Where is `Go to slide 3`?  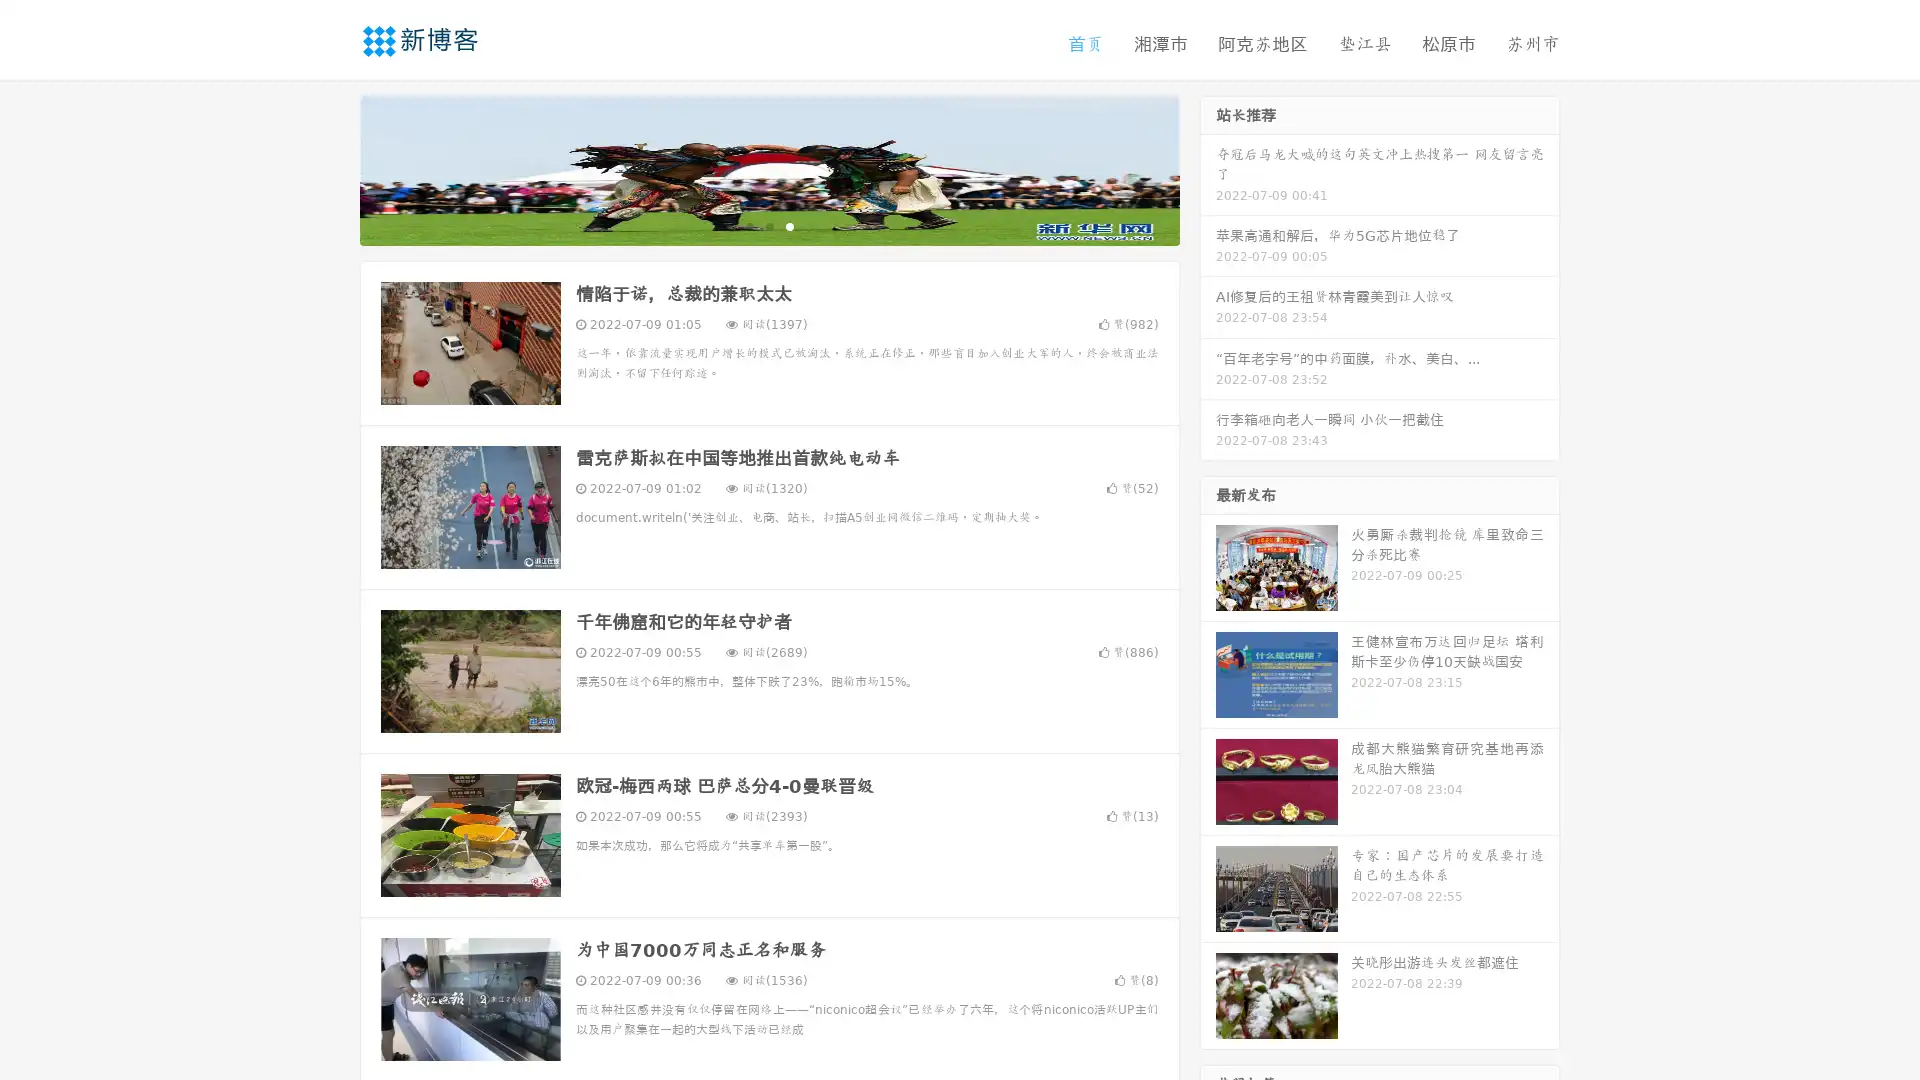 Go to slide 3 is located at coordinates (789, 225).